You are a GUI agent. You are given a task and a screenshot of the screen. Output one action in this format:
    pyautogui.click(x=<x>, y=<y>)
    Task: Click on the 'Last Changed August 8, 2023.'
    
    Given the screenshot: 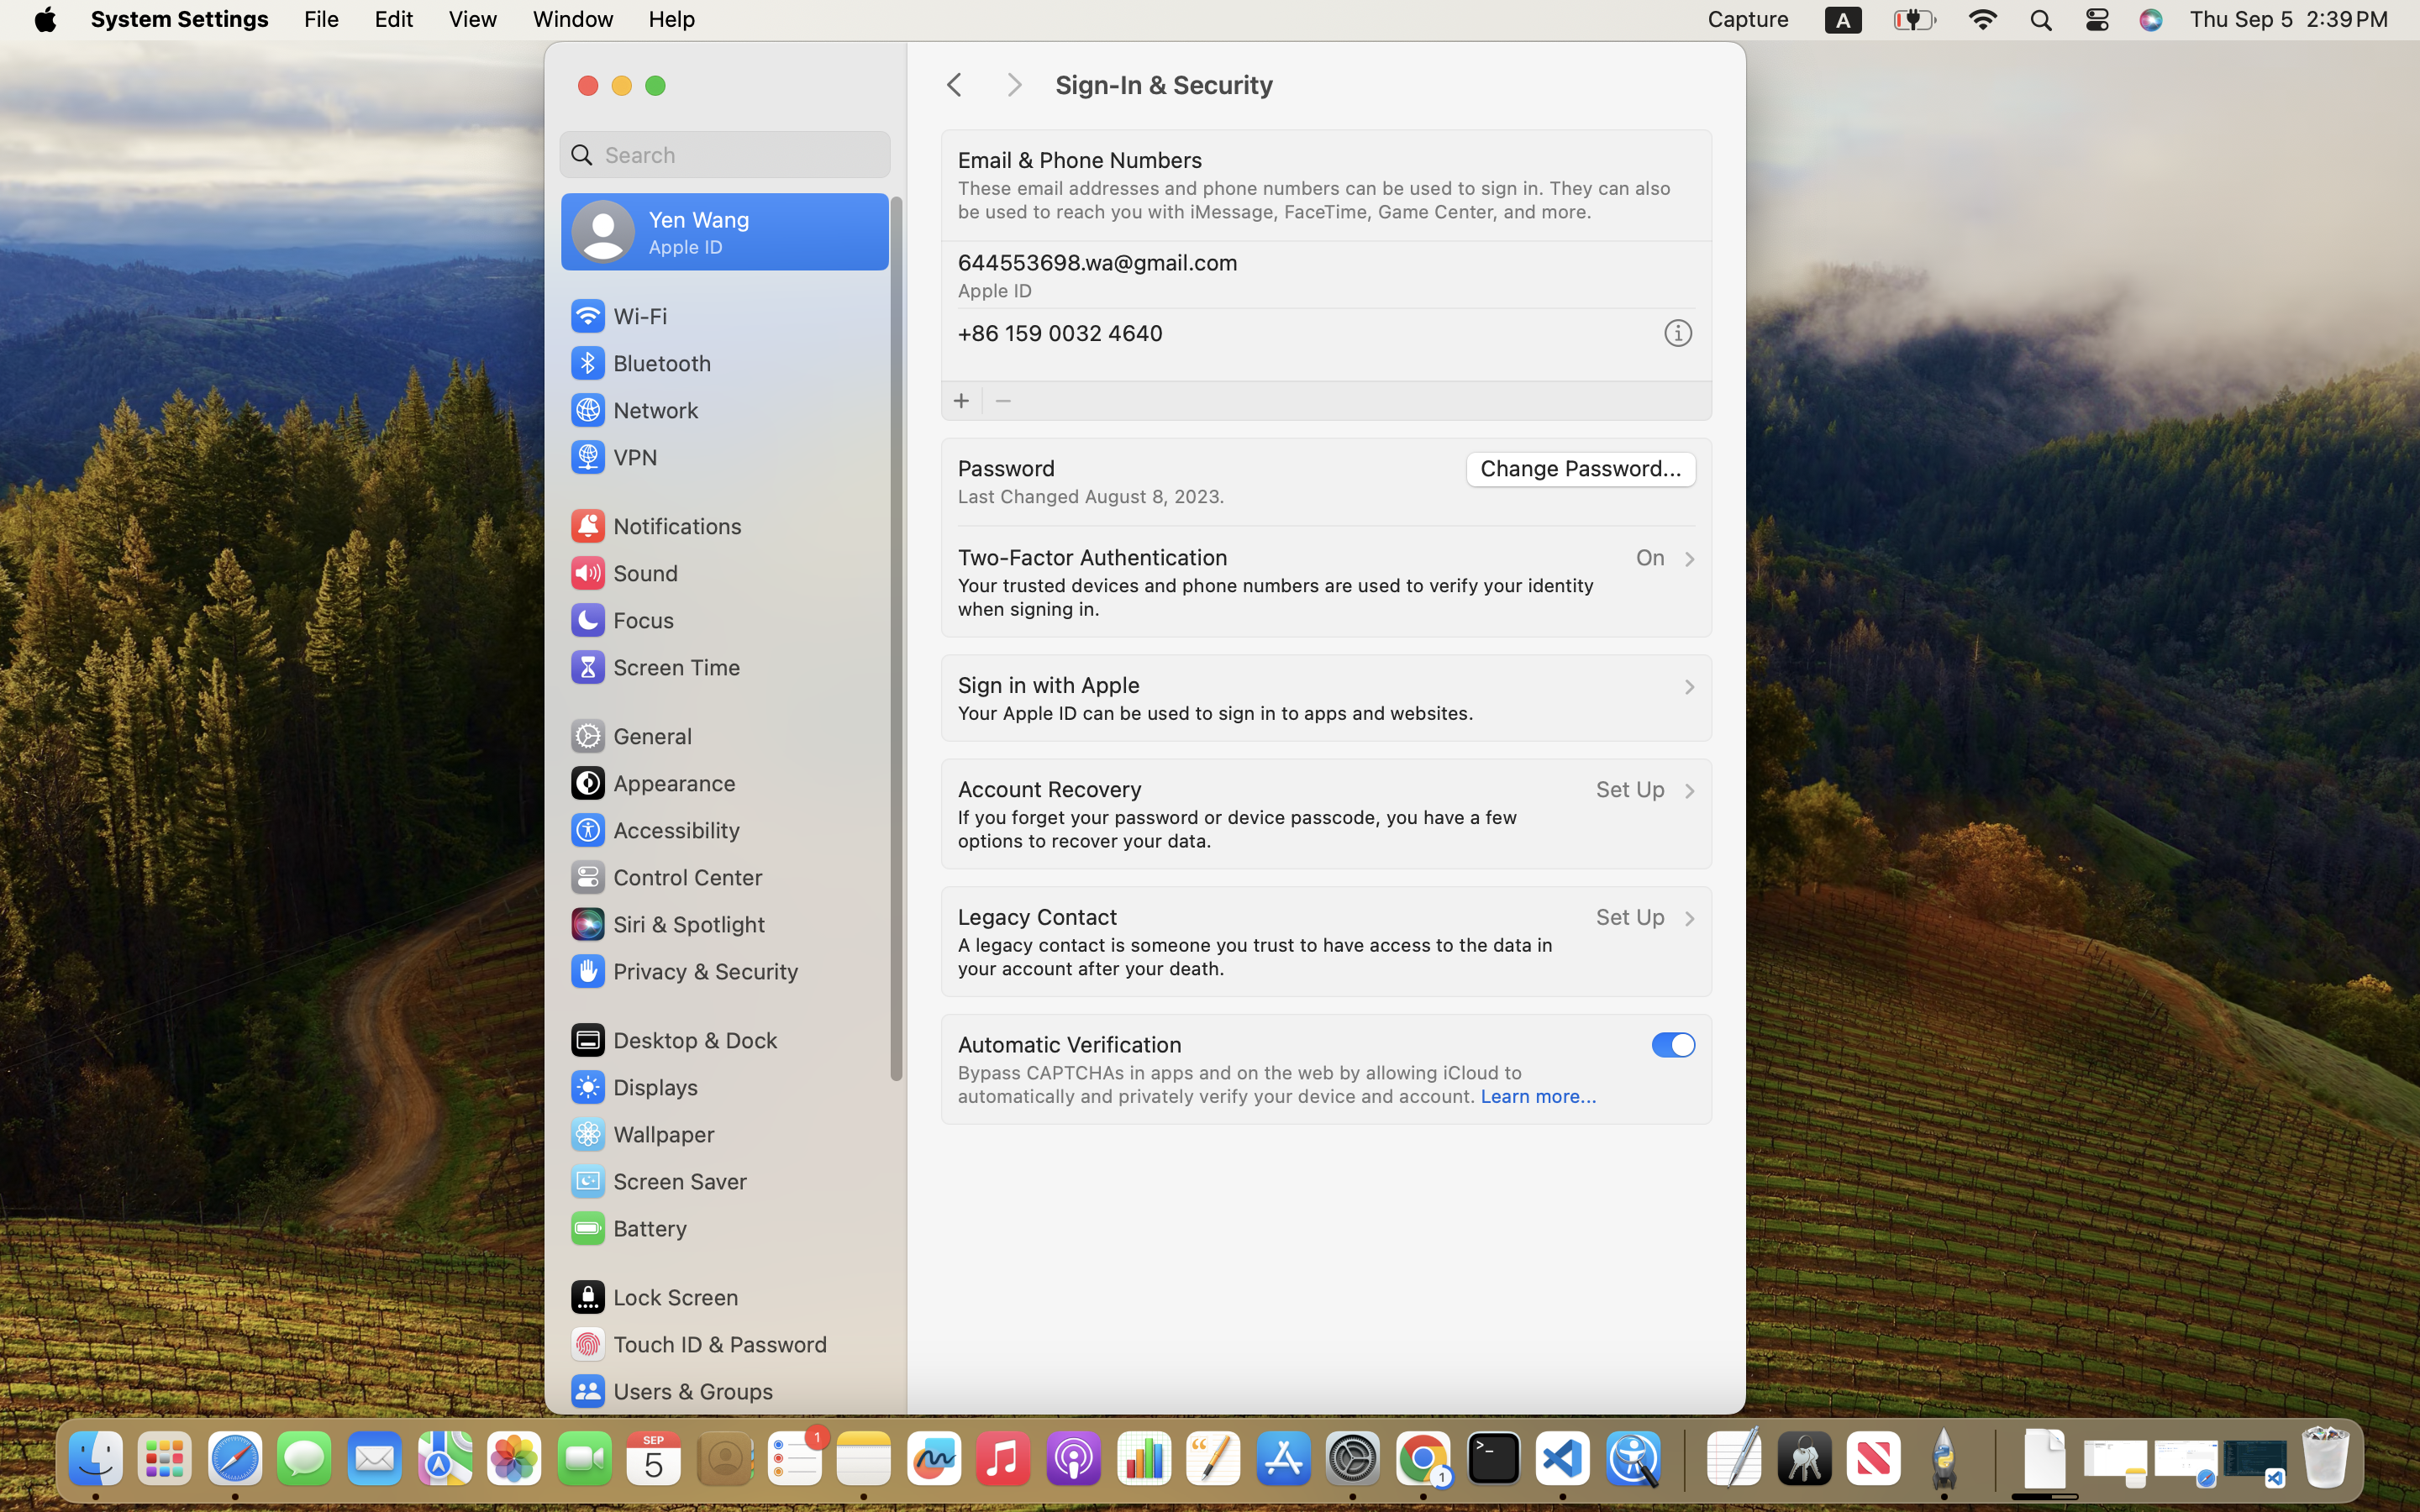 What is the action you would take?
    pyautogui.click(x=1091, y=496)
    